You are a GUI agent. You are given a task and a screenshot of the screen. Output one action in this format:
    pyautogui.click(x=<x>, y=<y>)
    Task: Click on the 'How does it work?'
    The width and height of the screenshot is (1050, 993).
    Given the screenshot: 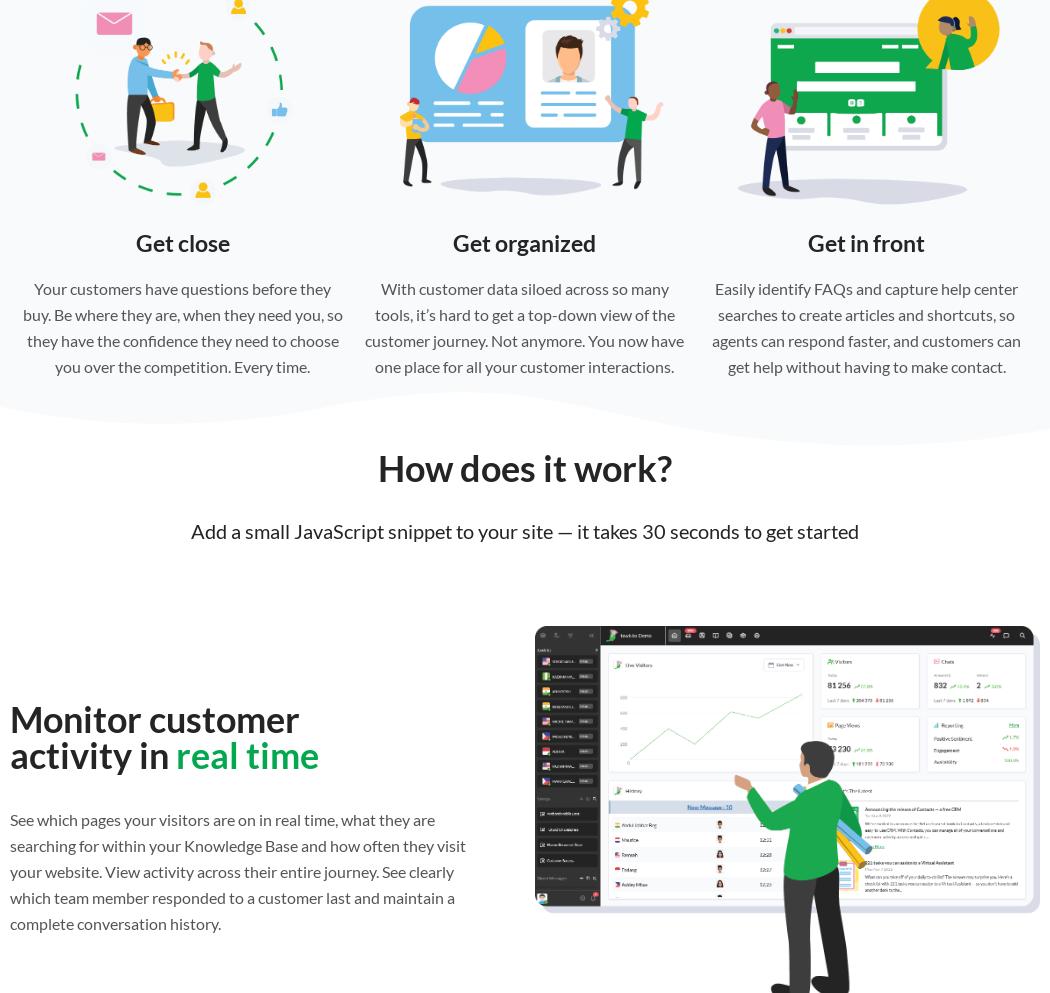 What is the action you would take?
    pyautogui.click(x=378, y=467)
    